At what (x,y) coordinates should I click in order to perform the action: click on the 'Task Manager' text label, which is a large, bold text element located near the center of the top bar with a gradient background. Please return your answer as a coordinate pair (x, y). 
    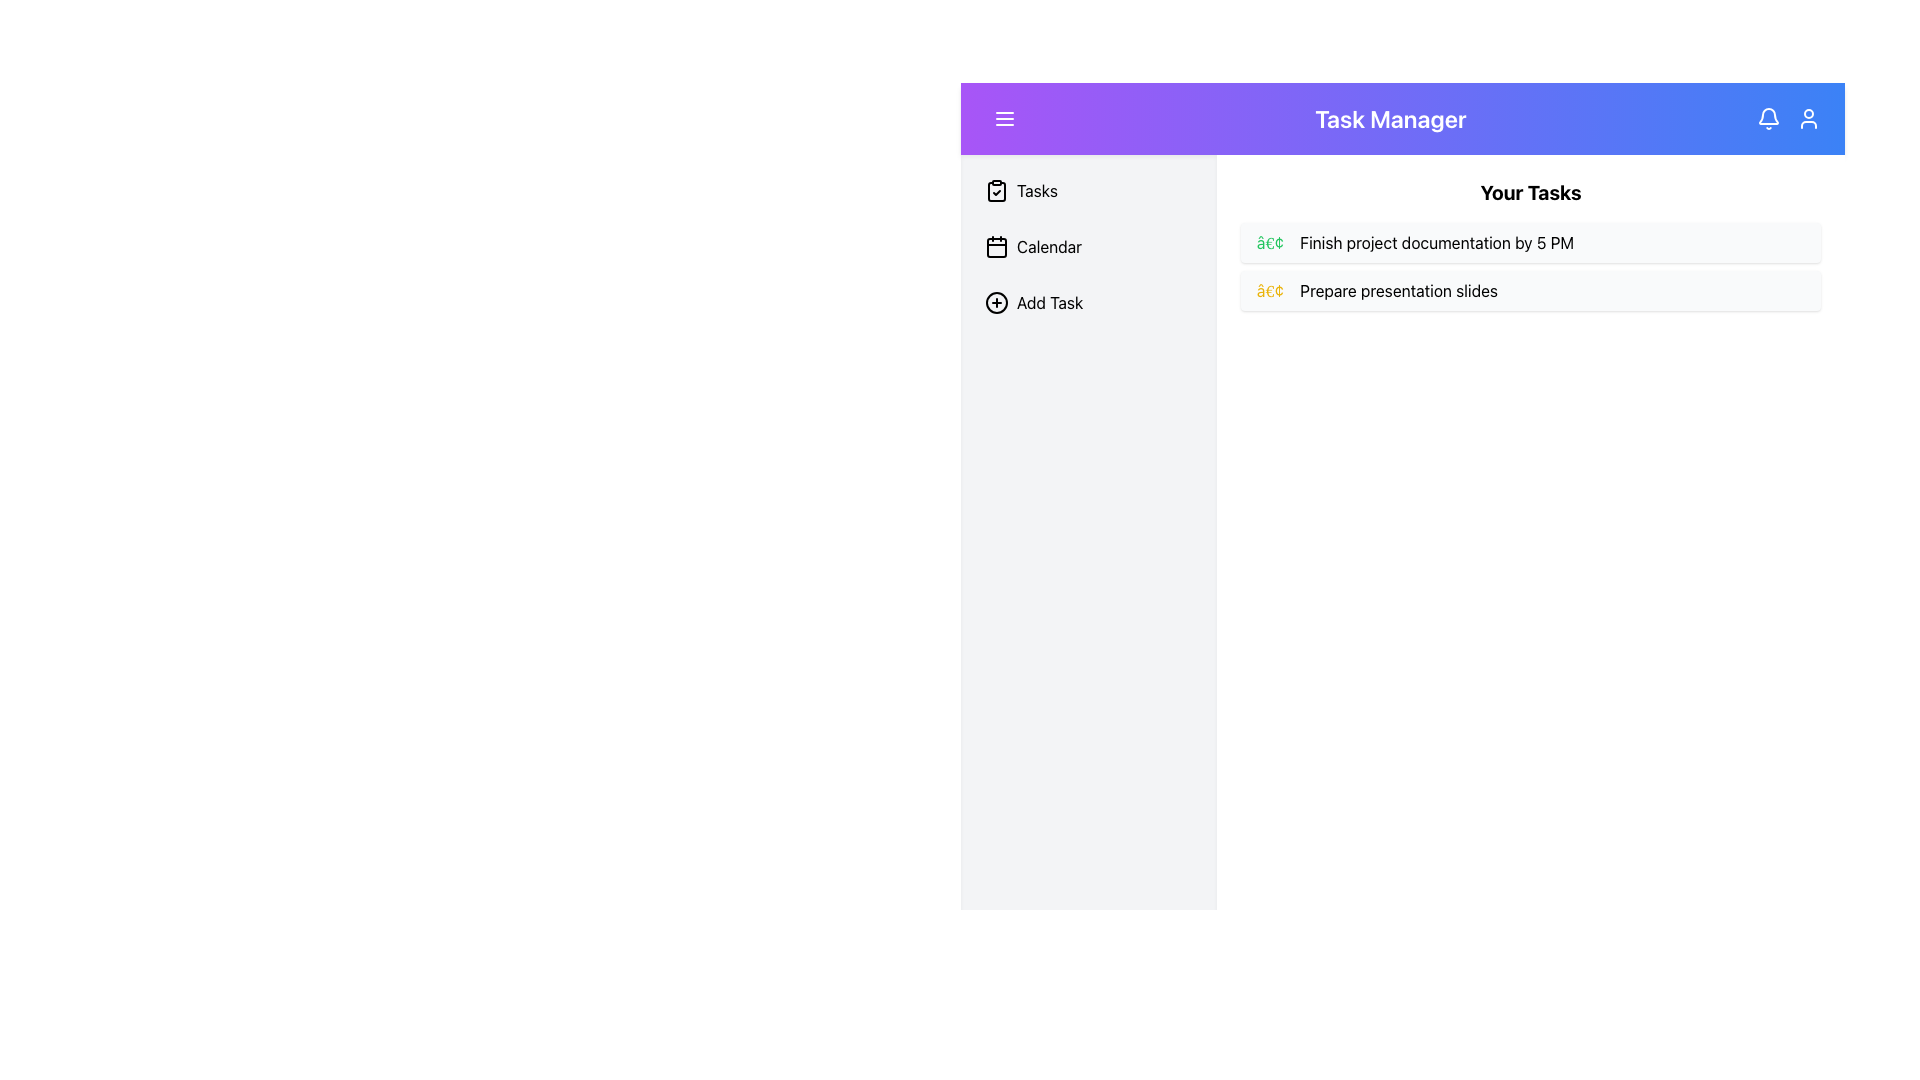
    Looking at the image, I should click on (1390, 119).